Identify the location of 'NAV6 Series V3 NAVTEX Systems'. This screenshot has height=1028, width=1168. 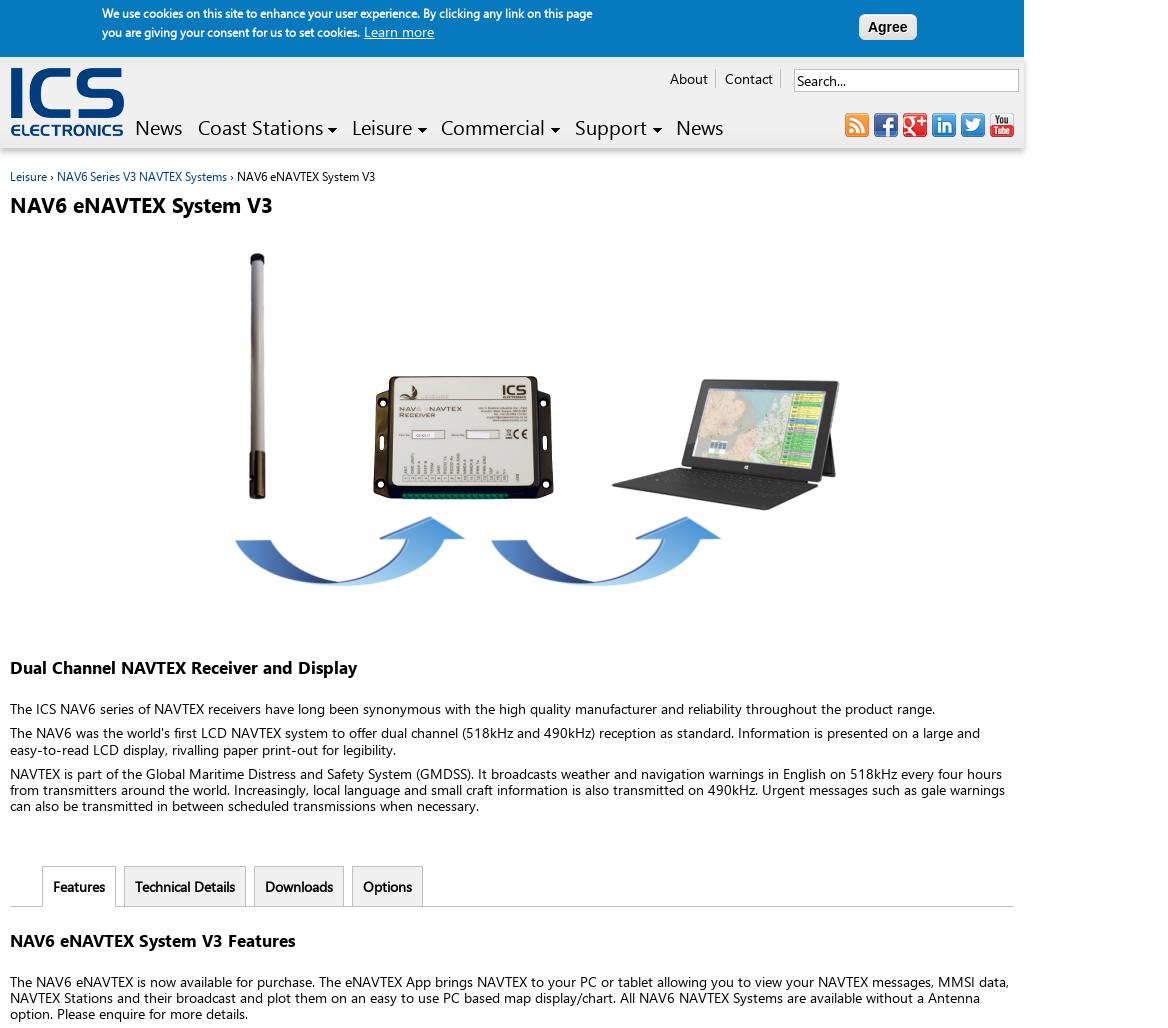
(56, 175).